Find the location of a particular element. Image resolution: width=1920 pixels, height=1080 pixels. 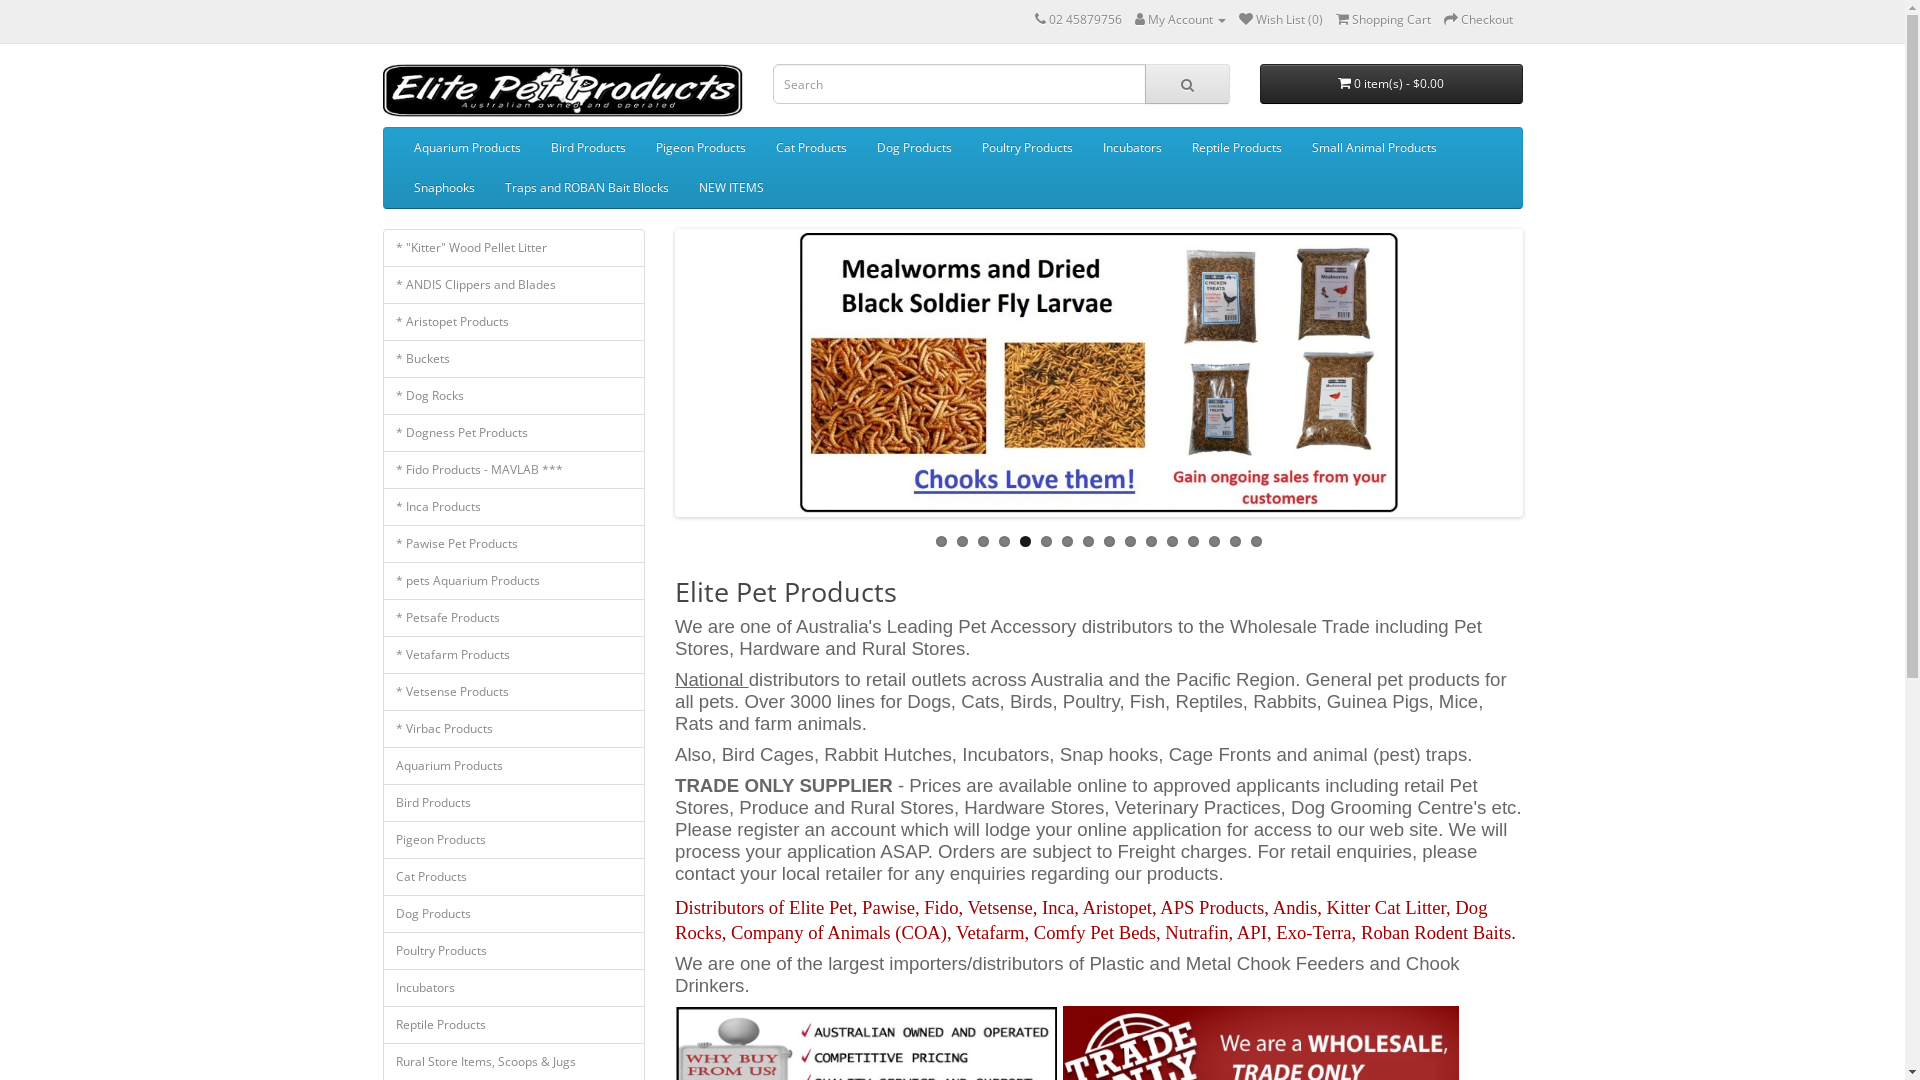

'* Pawise Pet Products' is located at coordinates (513, 543).